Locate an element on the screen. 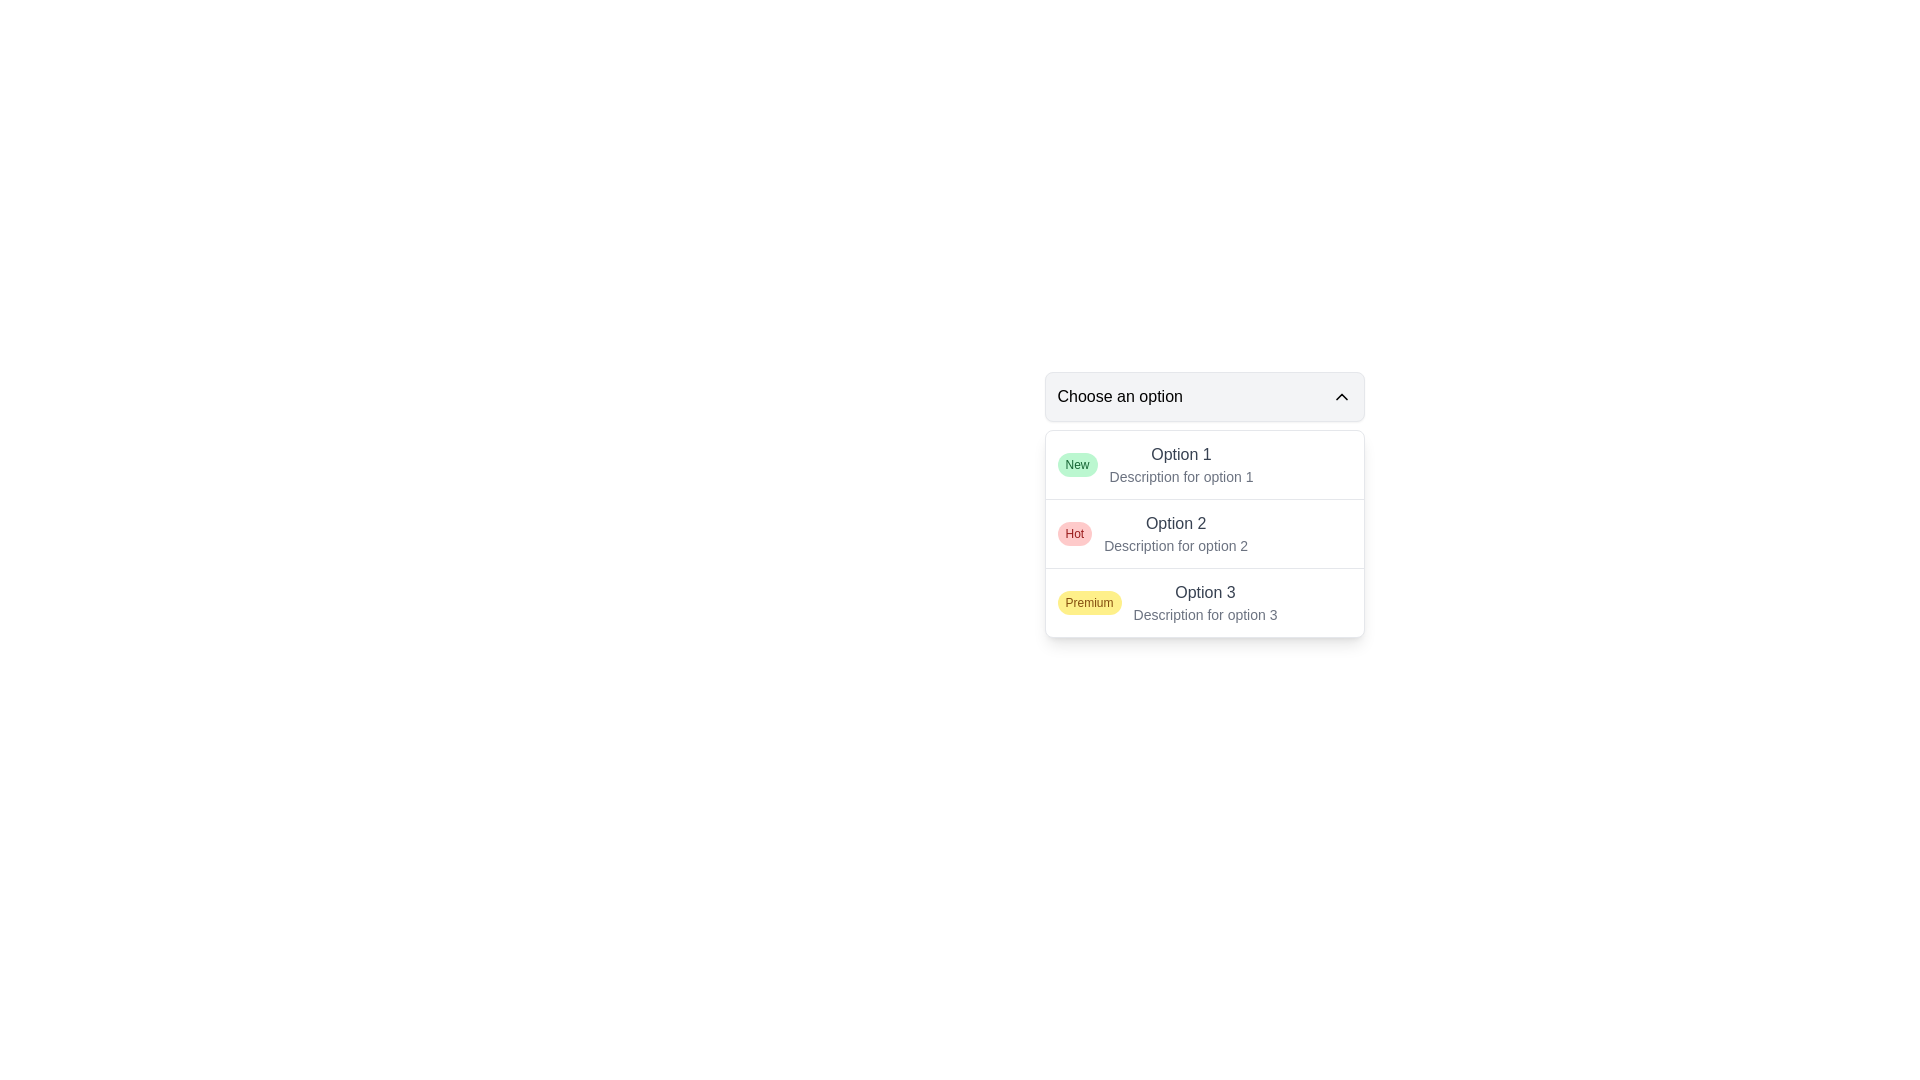  the Text Label providing additional information for 'Option 2', located directly underneath 'Option 2' and its badge 'Hot', positioned second among the options in the dropdown menu is located at coordinates (1176, 546).